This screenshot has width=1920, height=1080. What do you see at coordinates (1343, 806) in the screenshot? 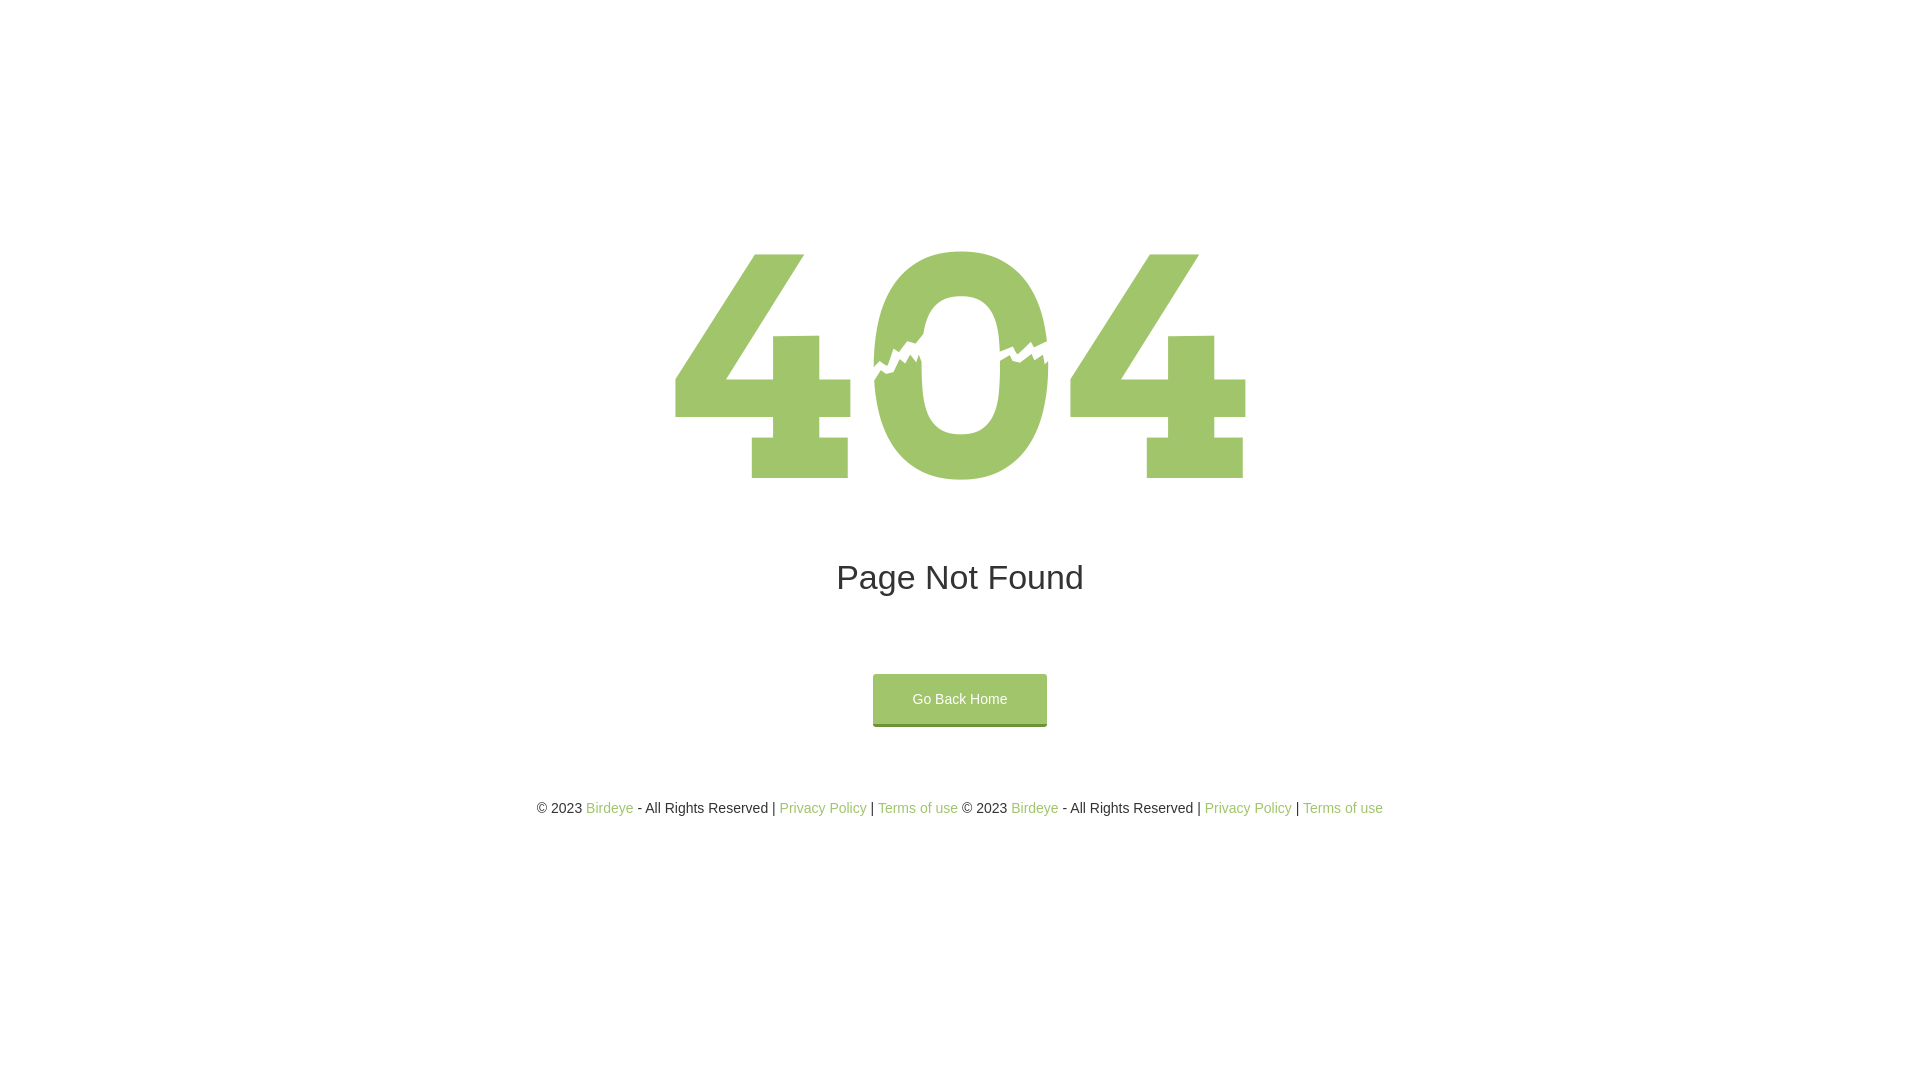
I see `'Terms of use'` at bounding box center [1343, 806].